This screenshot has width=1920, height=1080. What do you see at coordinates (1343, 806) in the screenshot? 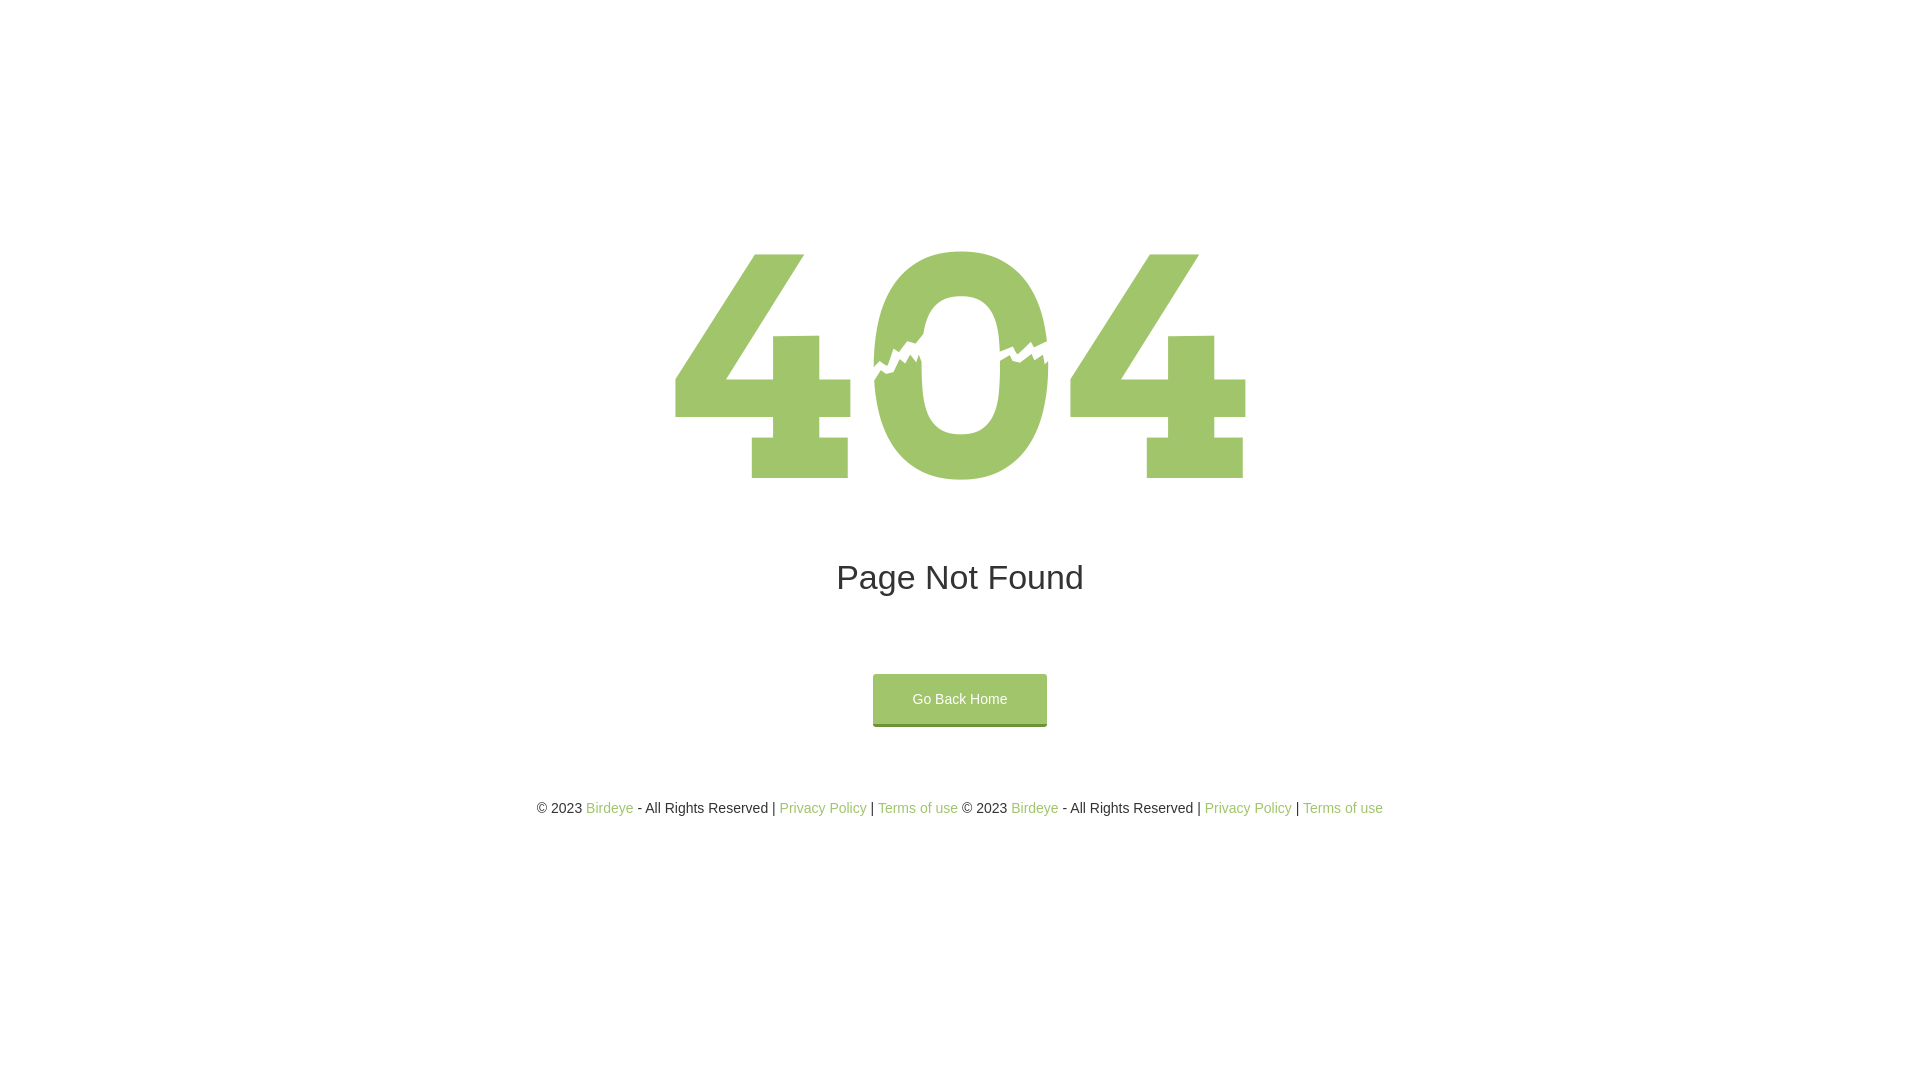
I see `'Terms of use'` at bounding box center [1343, 806].